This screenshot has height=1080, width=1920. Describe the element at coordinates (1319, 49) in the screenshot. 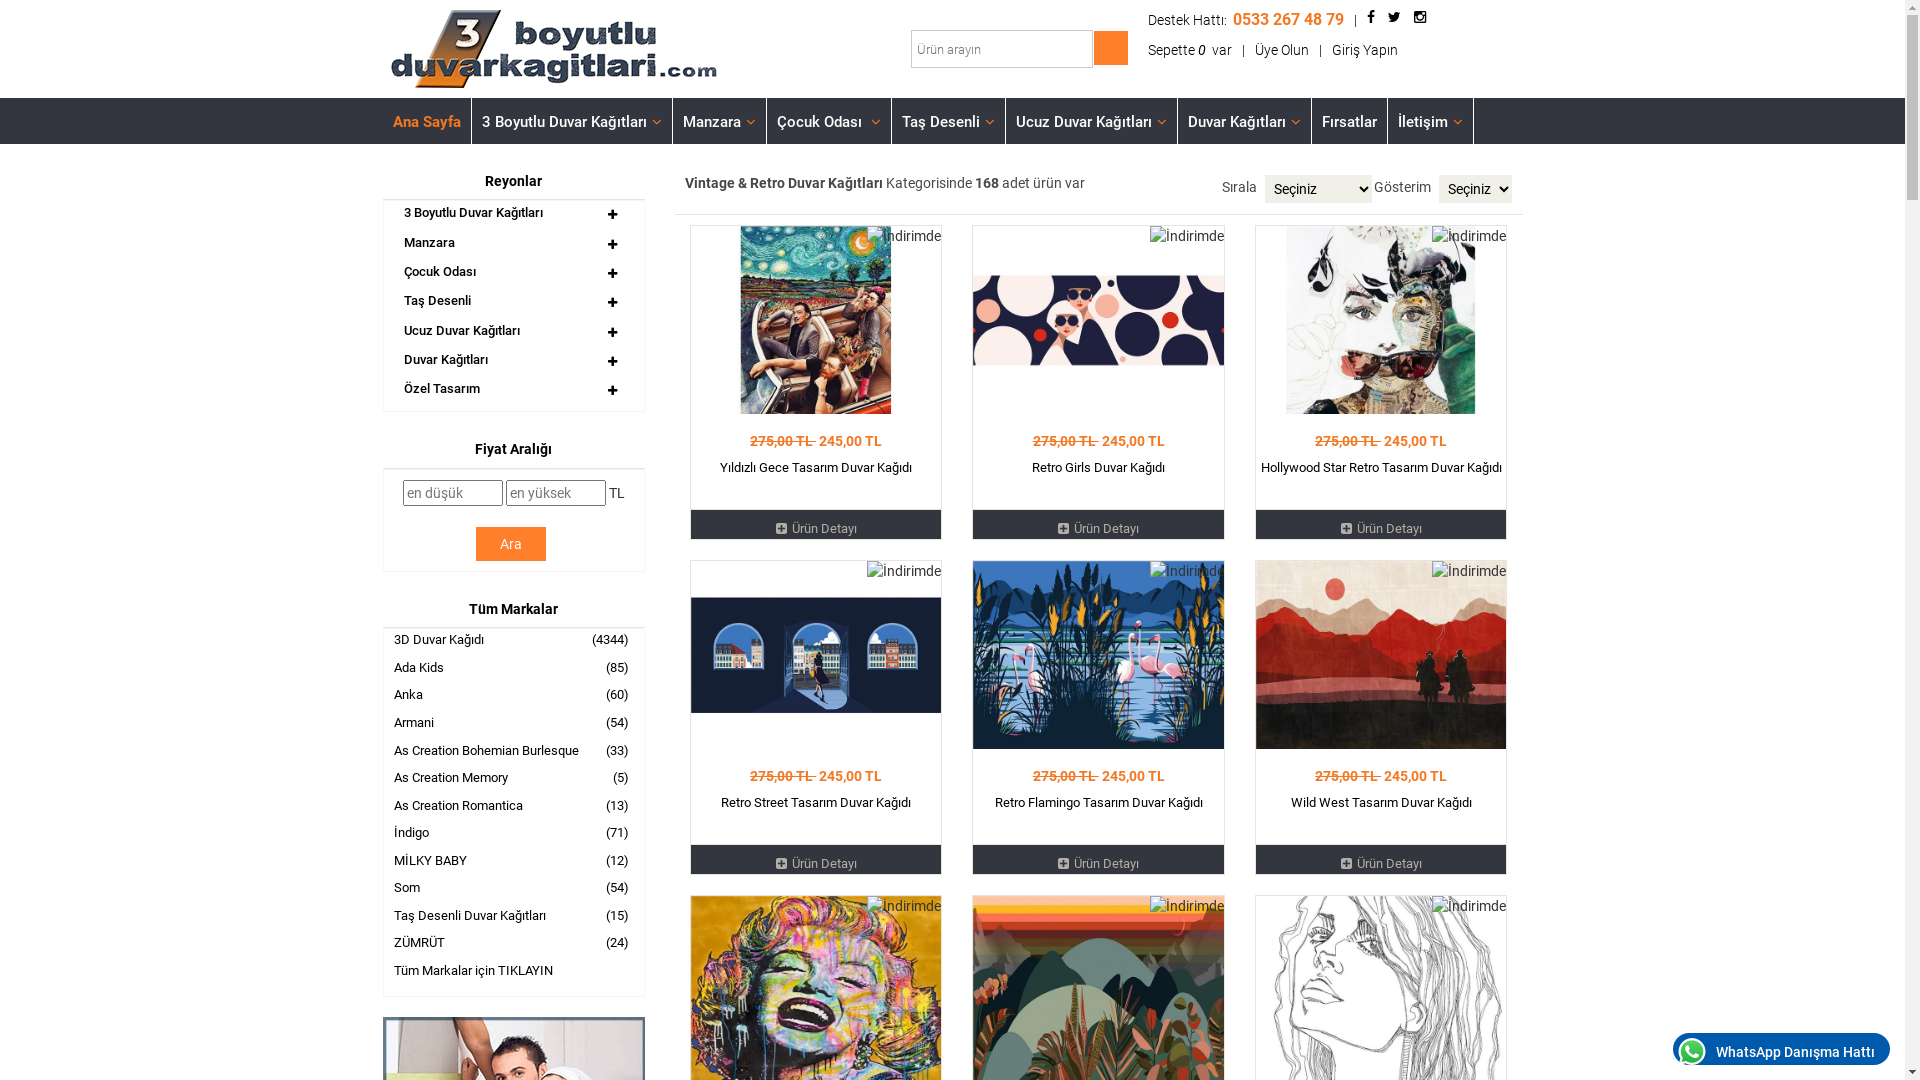

I see `'|'` at that location.